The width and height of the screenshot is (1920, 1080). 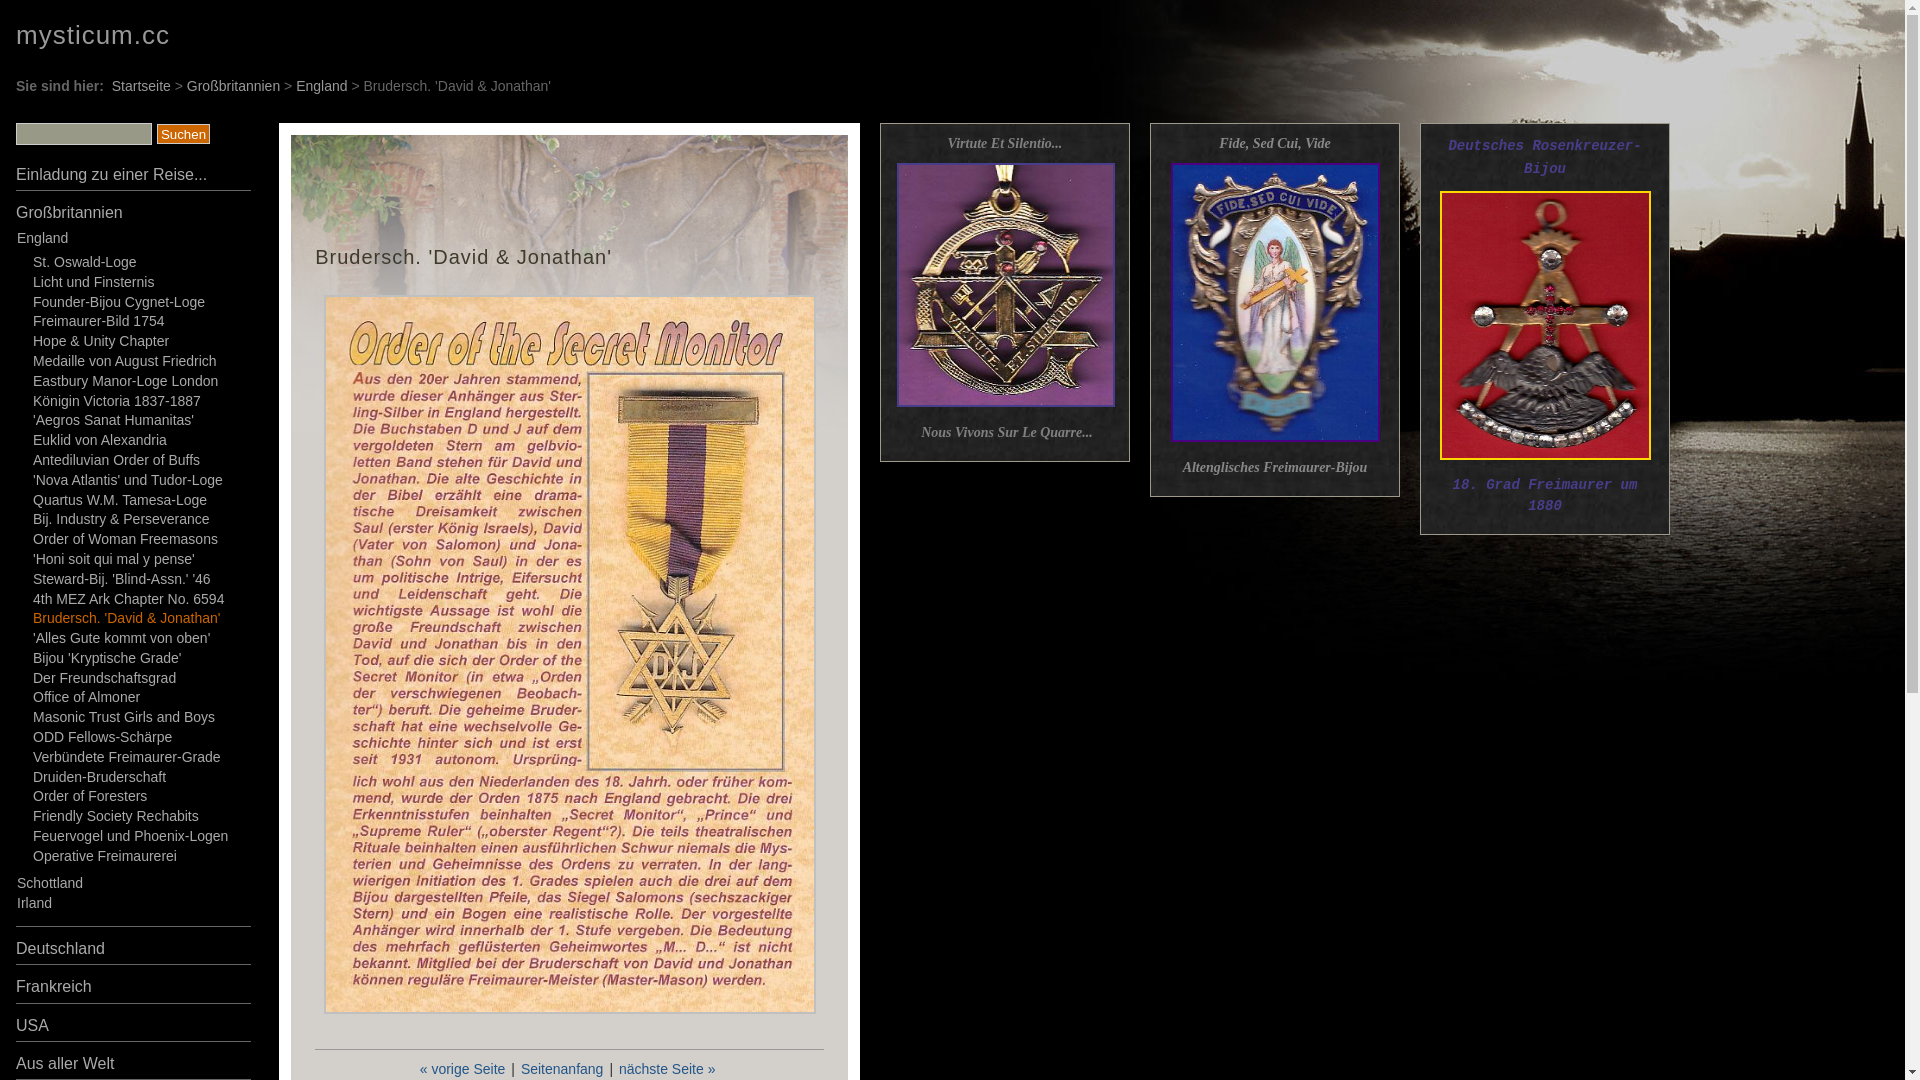 I want to click on 'Deutschland', so click(x=60, y=947).